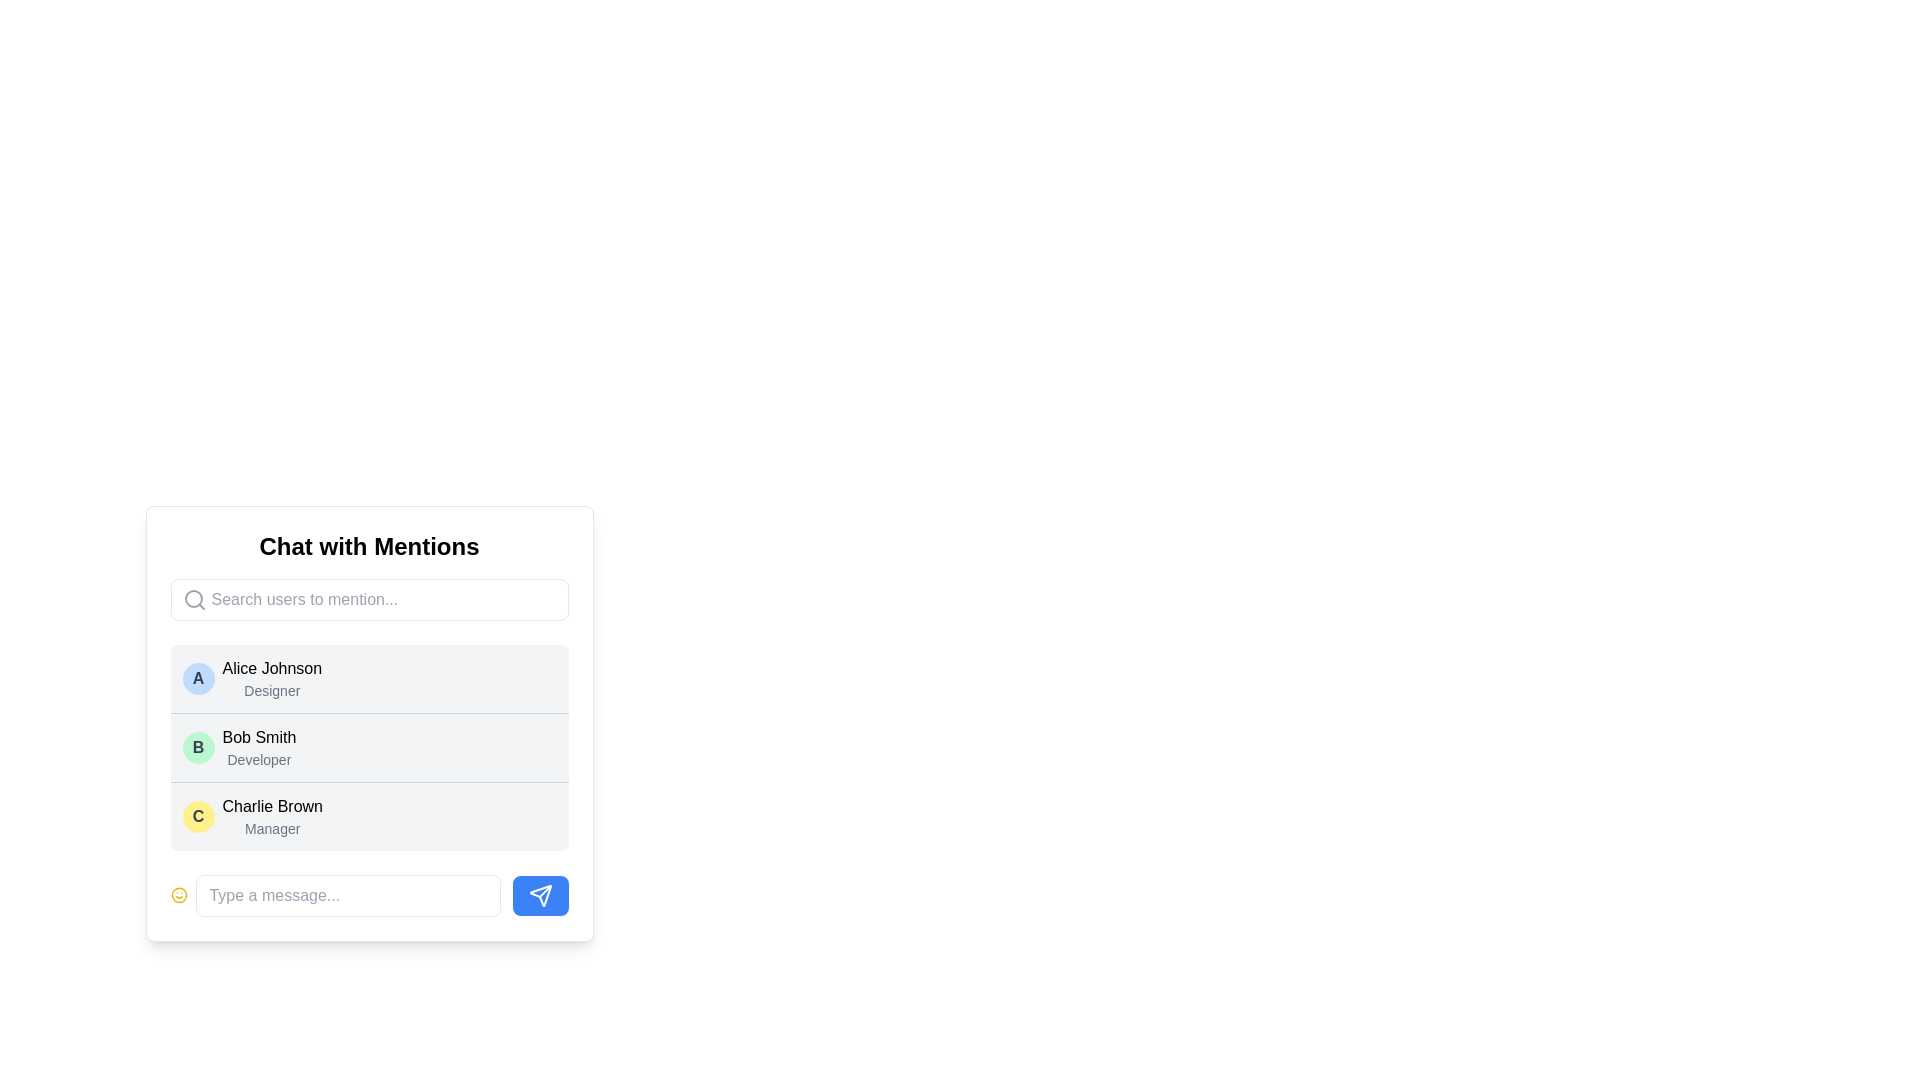 This screenshot has width=1920, height=1080. What do you see at coordinates (258, 737) in the screenshot?
I see `on the Text label displaying 'Bob Smith' in the user list` at bounding box center [258, 737].